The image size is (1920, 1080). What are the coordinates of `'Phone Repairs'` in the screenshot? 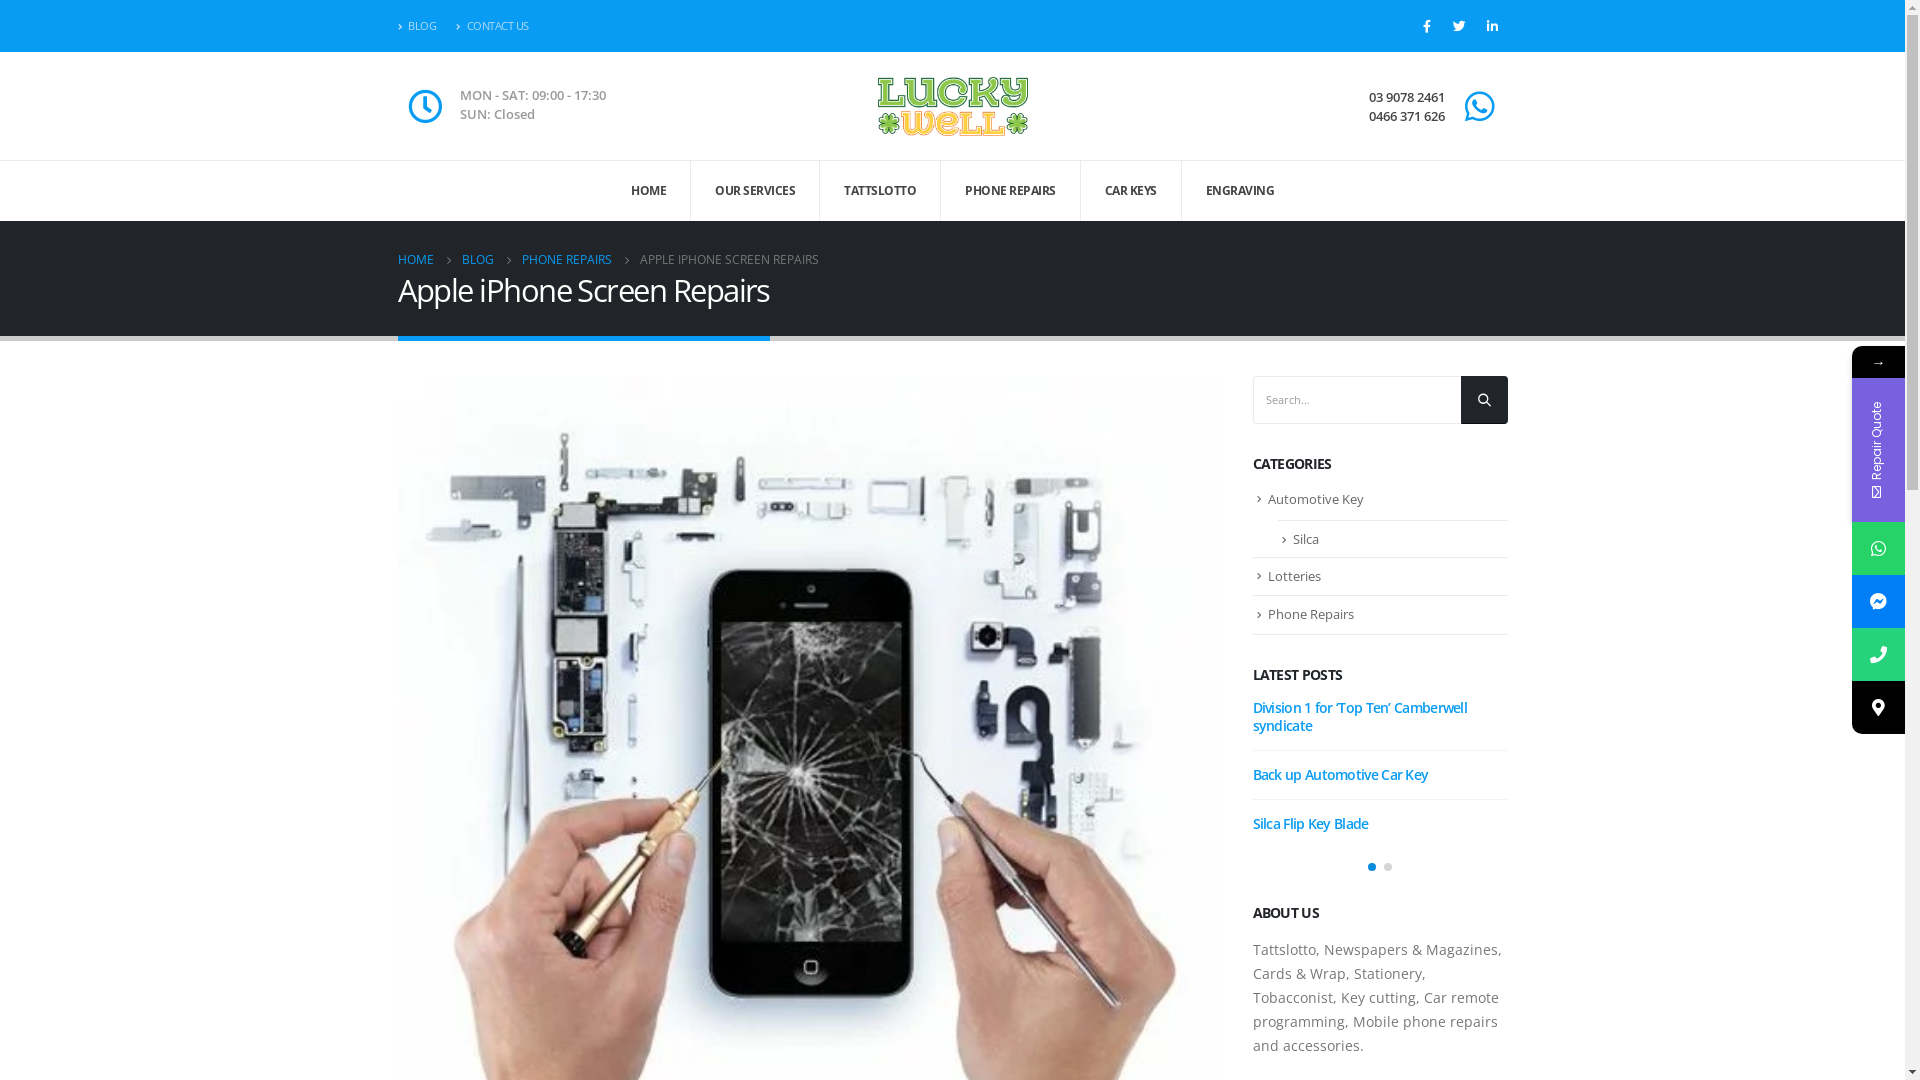 It's located at (1310, 612).